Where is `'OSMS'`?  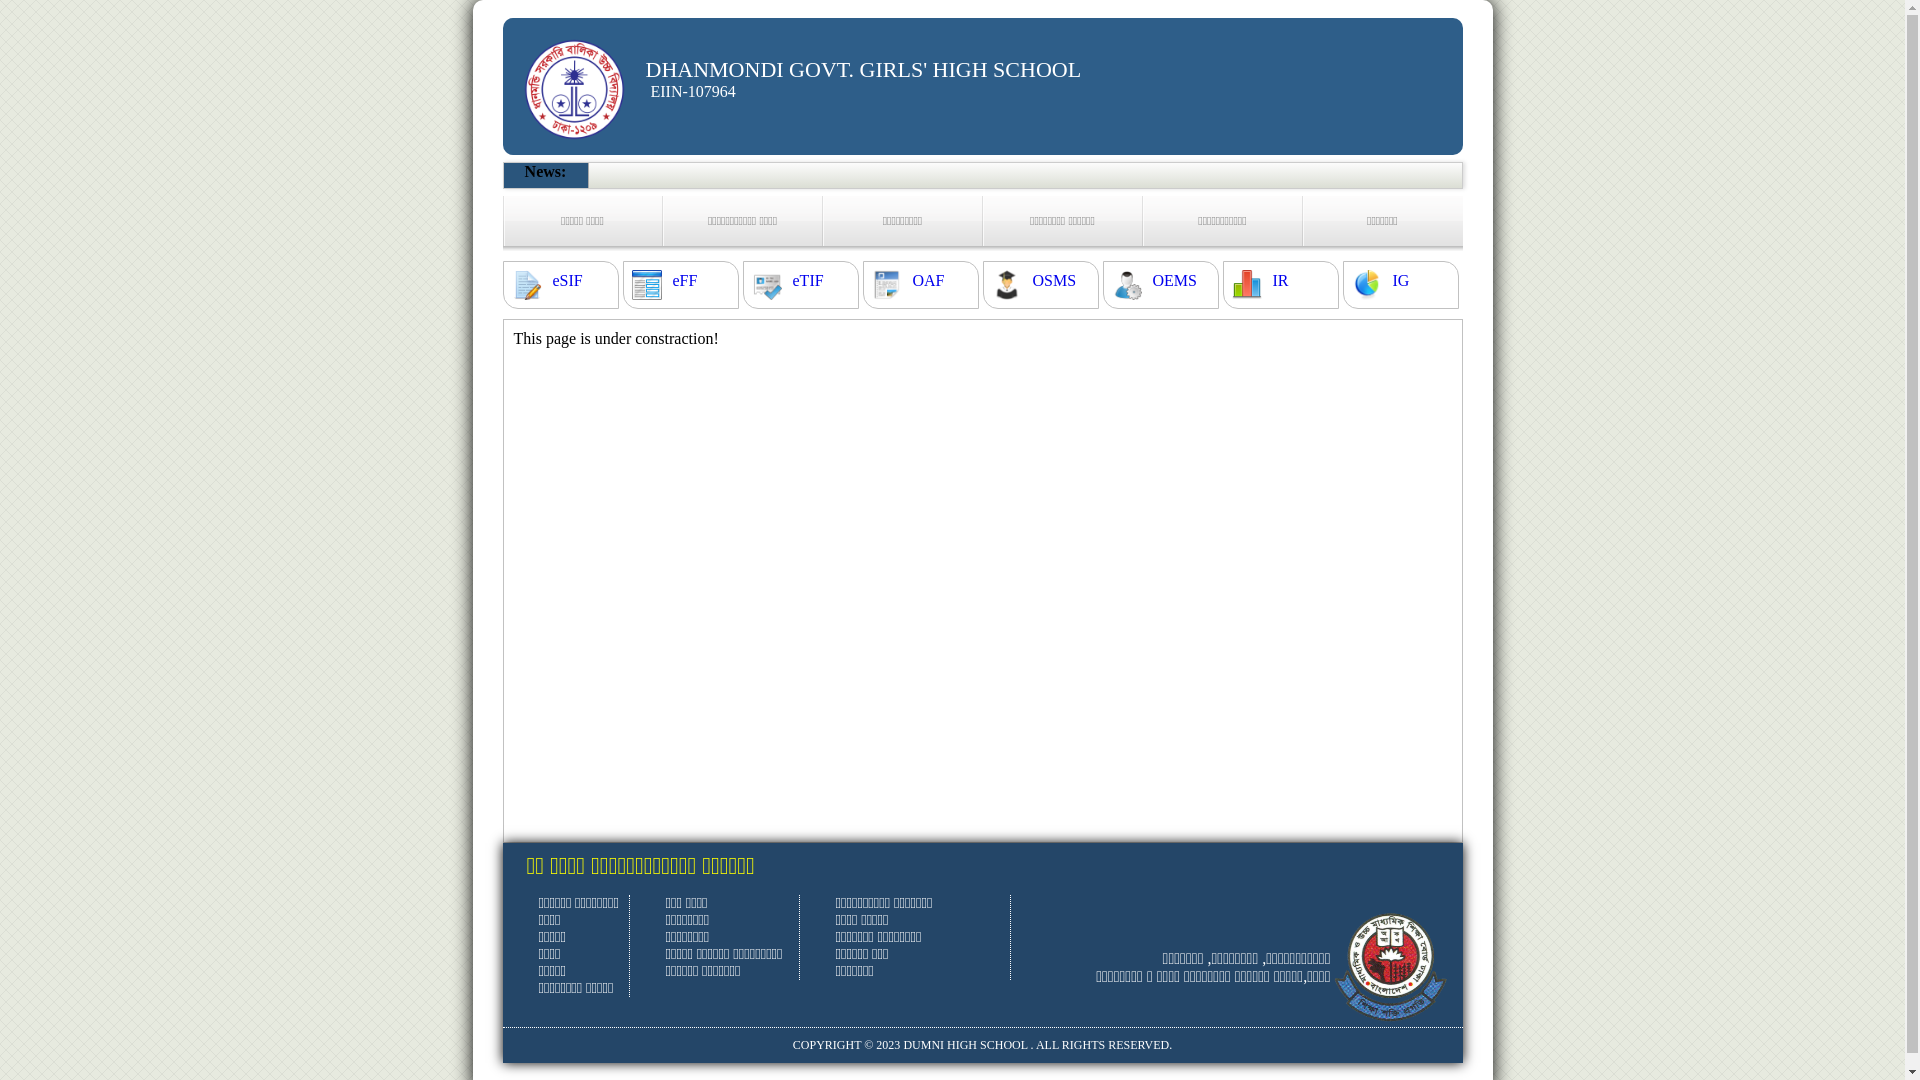 'OSMS' is located at coordinates (1032, 281).